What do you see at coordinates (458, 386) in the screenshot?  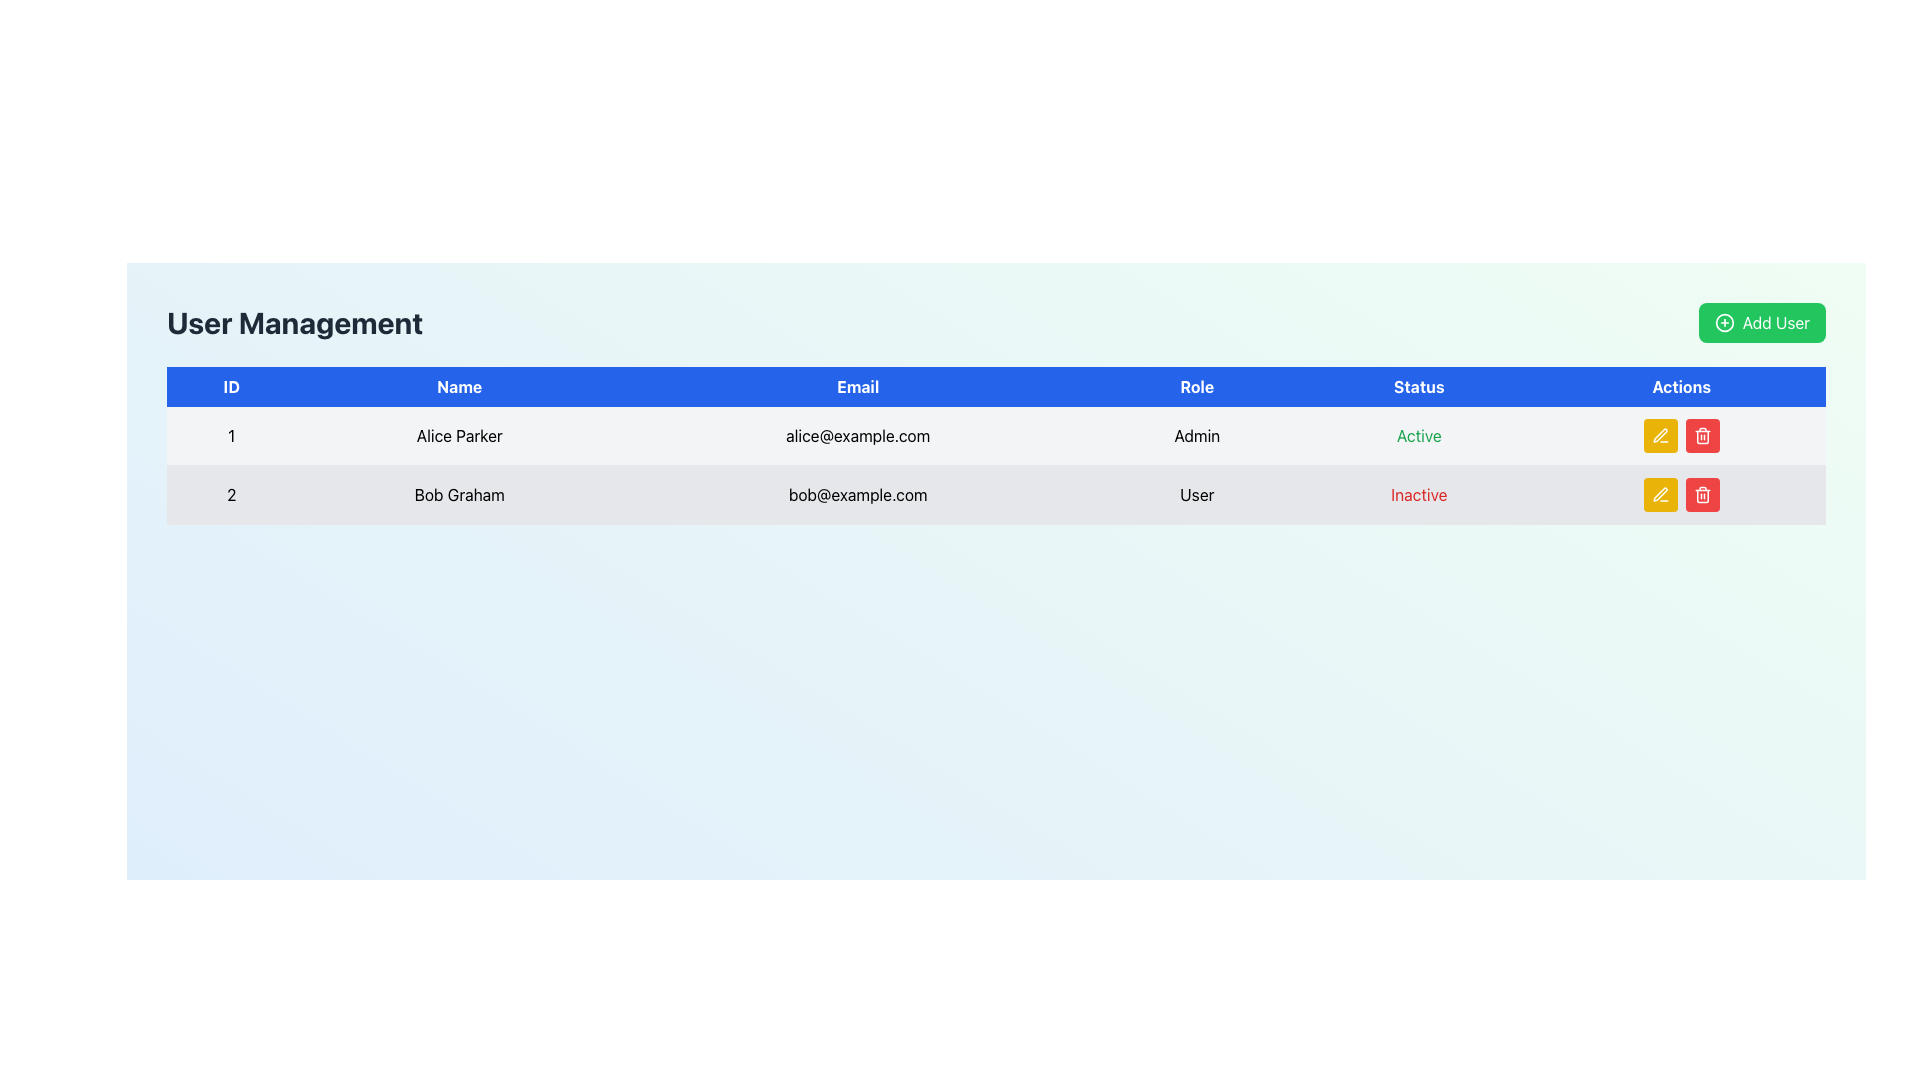 I see `the Table Header Cell labeled 'Name'` at bounding box center [458, 386].